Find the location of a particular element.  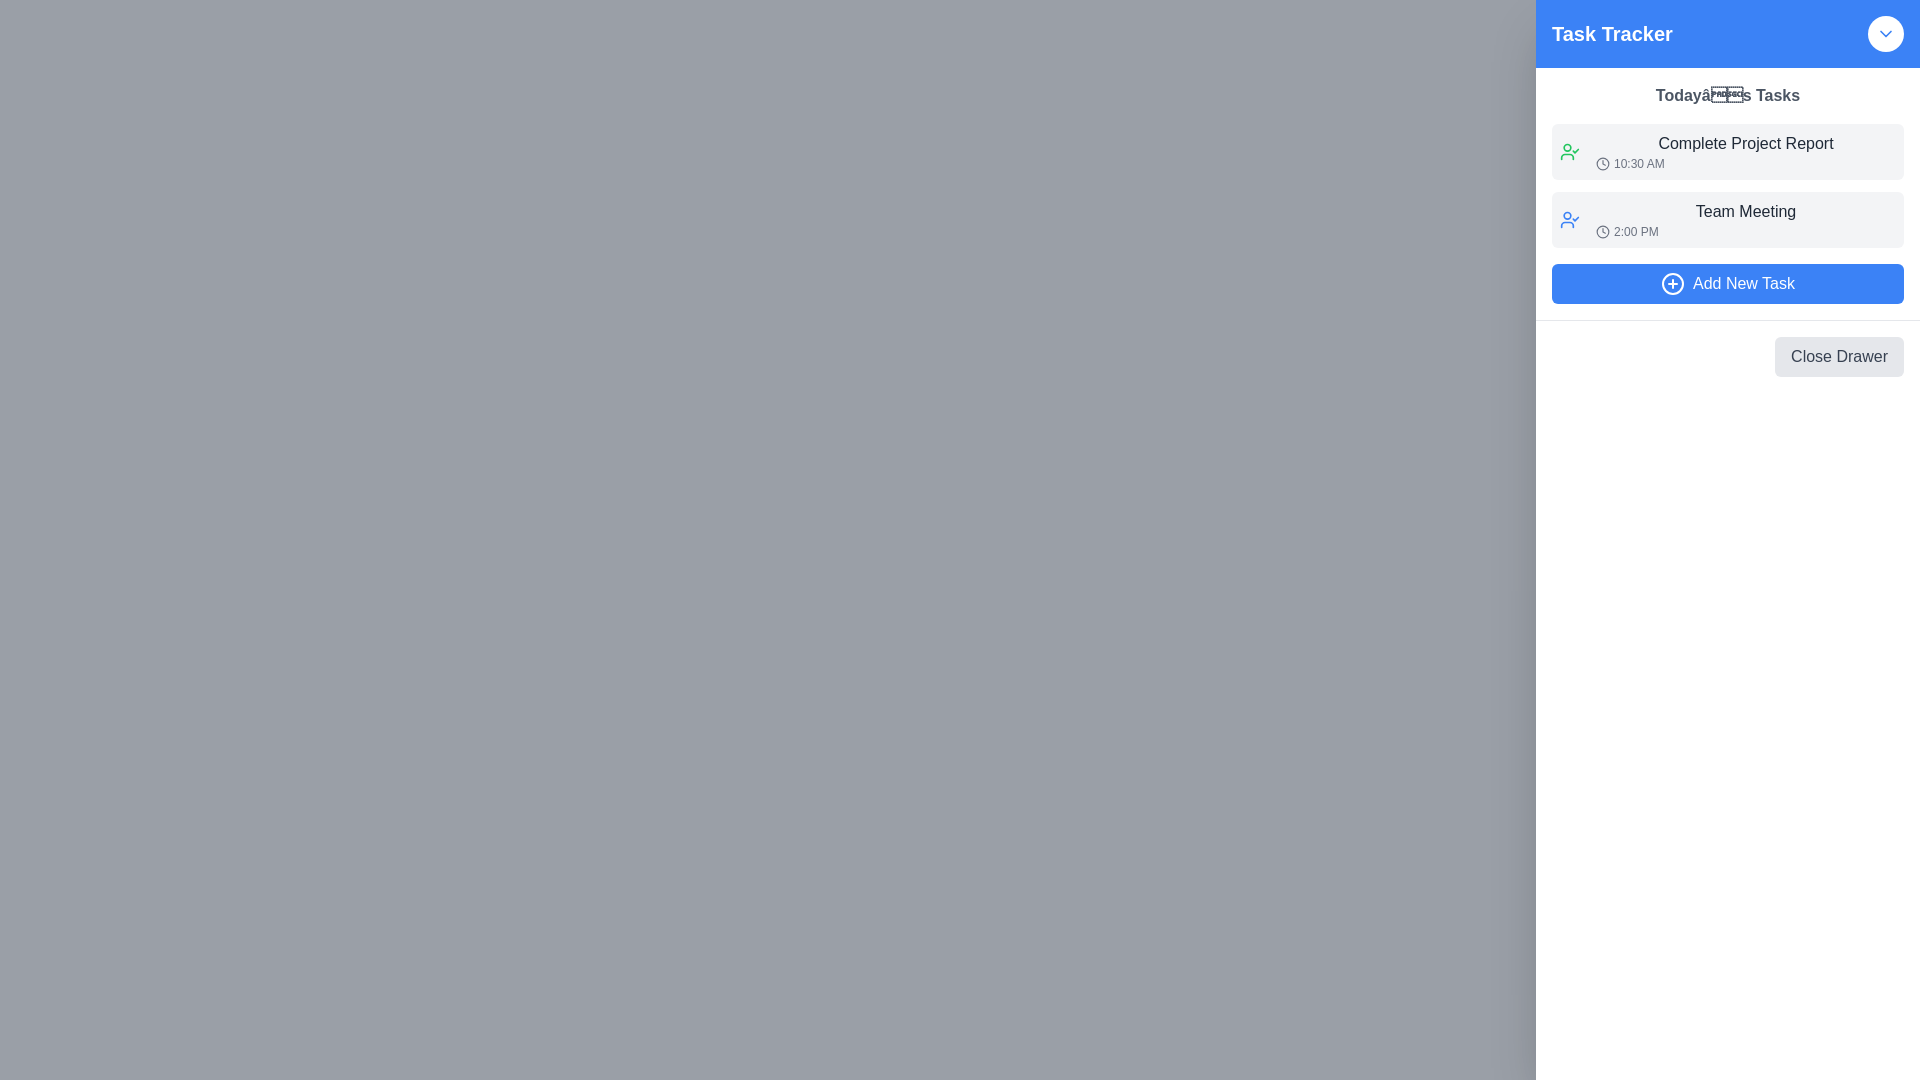

the clock icon in the label displaying the time assigned to the task 'Complete Project Report', located below the task title in 'Today's Tasks' is located at coordinates (1745, 163).